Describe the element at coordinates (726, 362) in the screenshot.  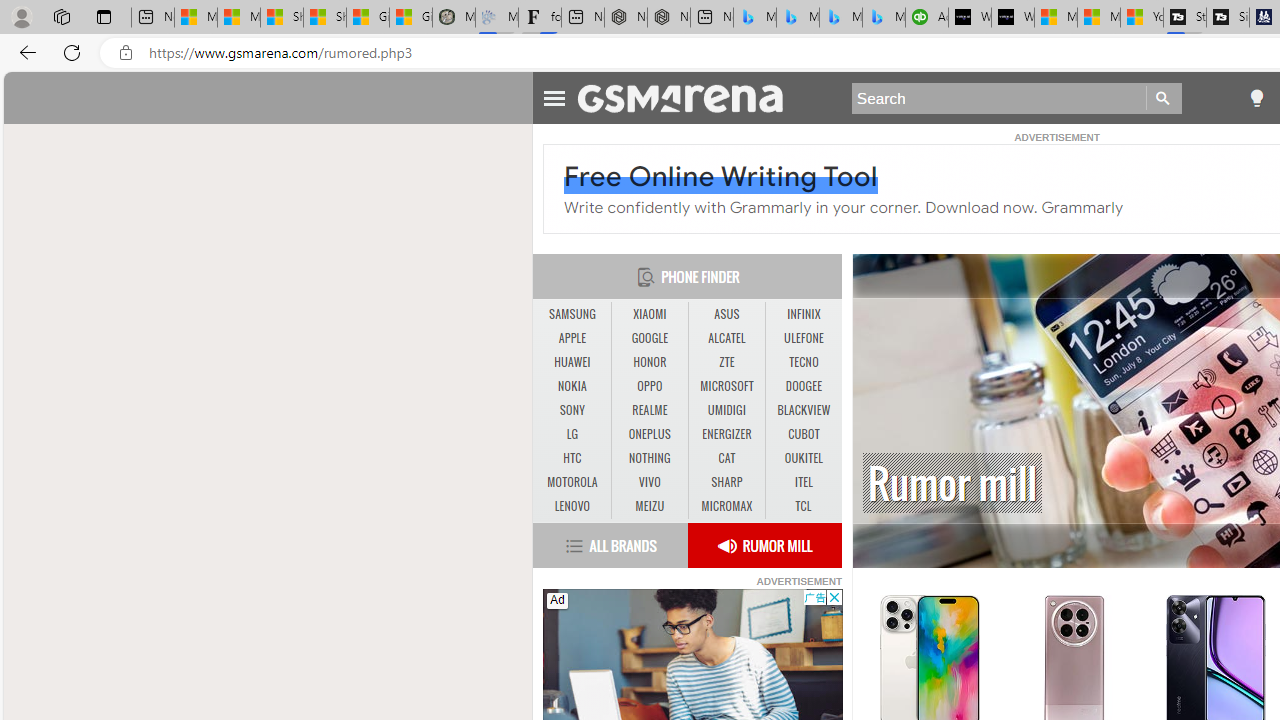
I see `'ZTE'` at that location.